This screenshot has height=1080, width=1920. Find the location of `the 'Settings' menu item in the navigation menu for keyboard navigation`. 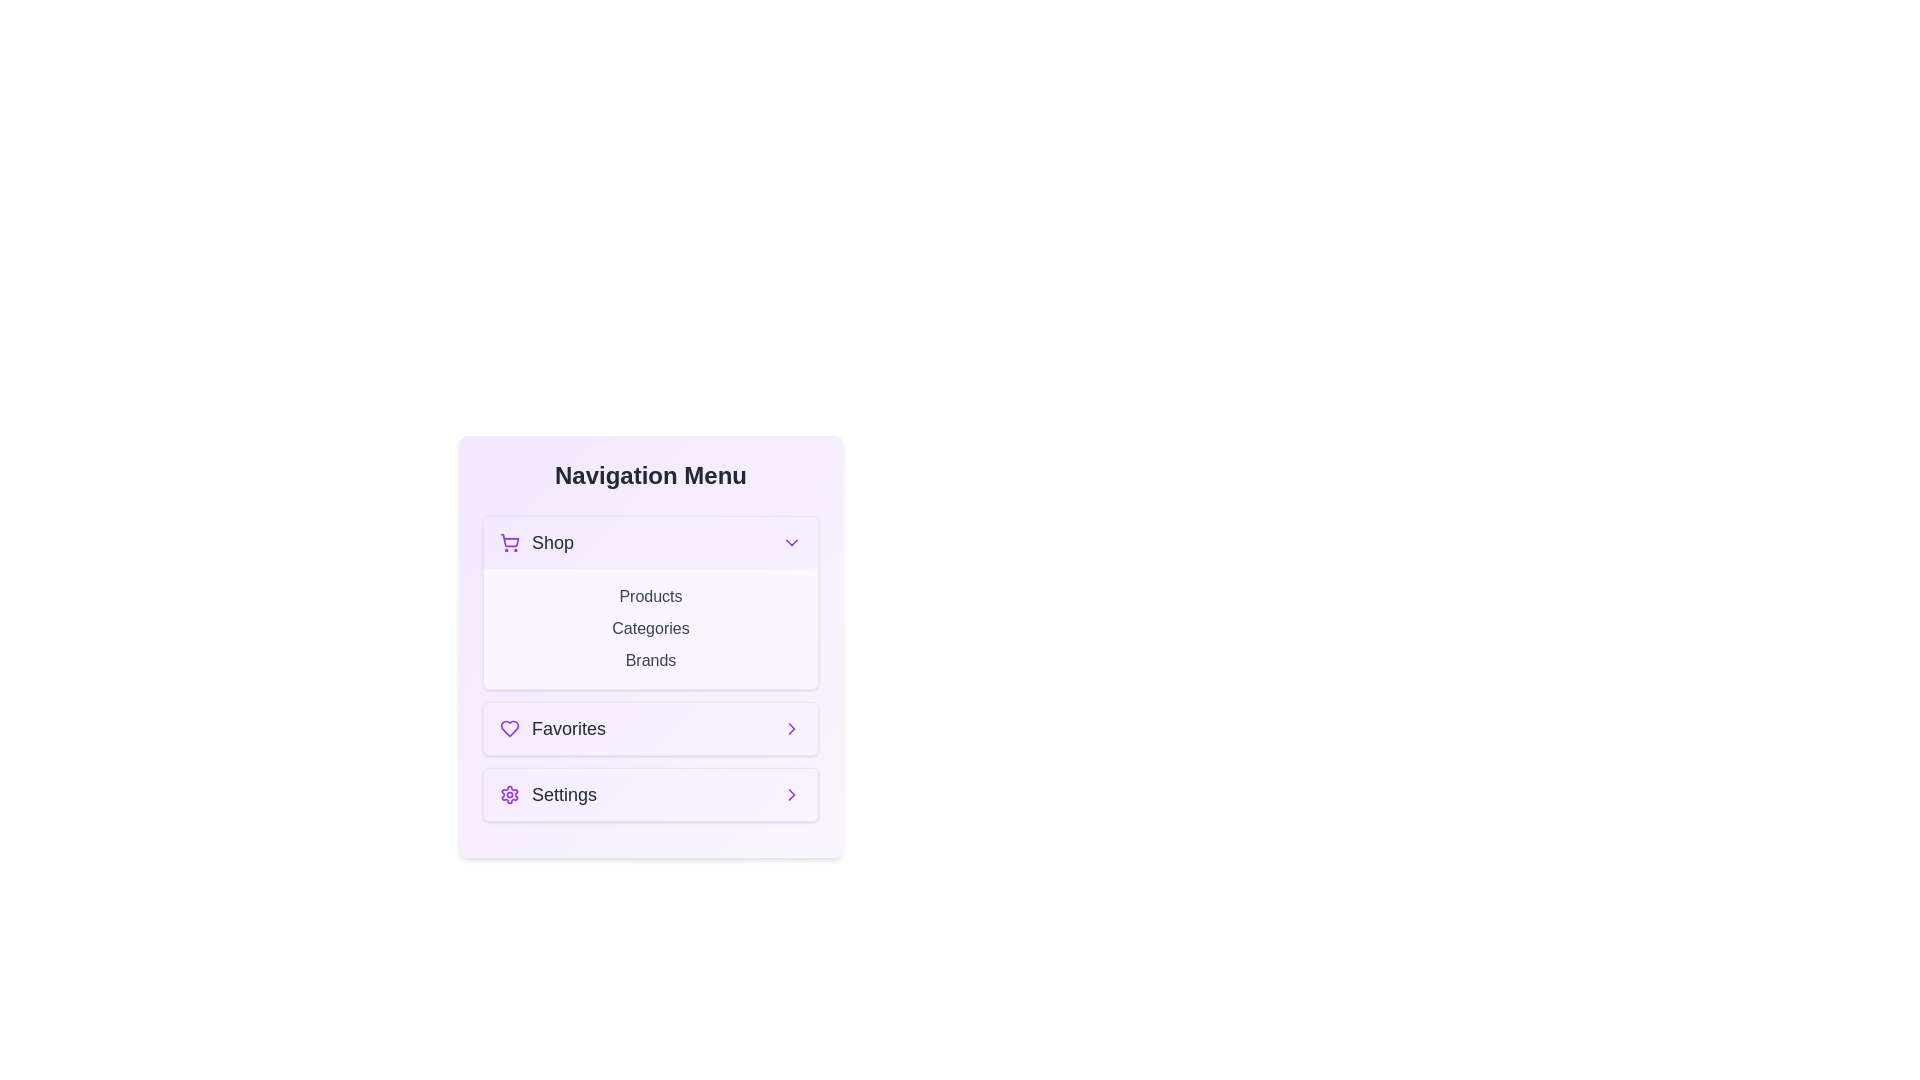

the 'Settings' menu item in the navigation menu for keyboard navigation is located at coordinates (651, 793).